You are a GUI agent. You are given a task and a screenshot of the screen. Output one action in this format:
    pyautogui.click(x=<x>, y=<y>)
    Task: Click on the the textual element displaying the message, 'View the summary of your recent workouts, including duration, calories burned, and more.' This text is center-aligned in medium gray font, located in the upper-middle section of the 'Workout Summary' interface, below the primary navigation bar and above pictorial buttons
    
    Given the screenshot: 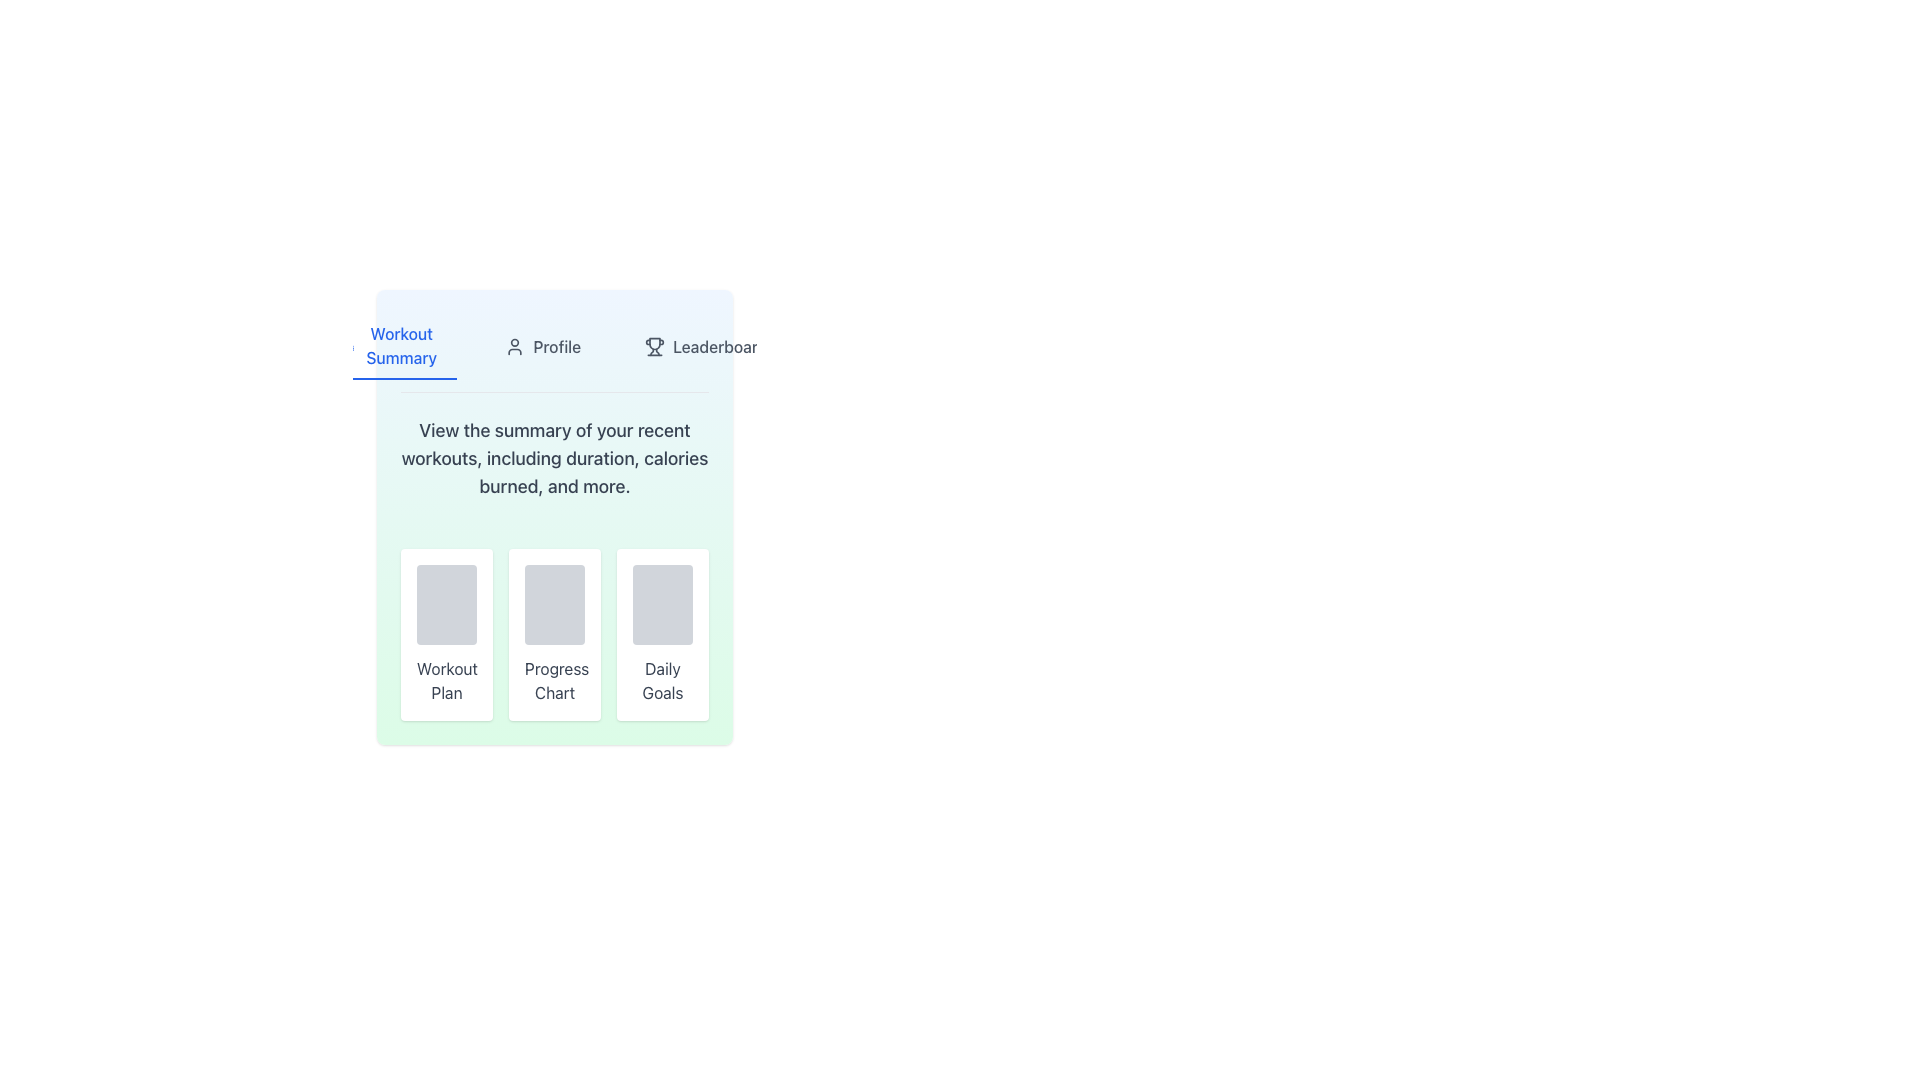 What is the action you would take?
    pyautogui.click(x=555, y=459)
    